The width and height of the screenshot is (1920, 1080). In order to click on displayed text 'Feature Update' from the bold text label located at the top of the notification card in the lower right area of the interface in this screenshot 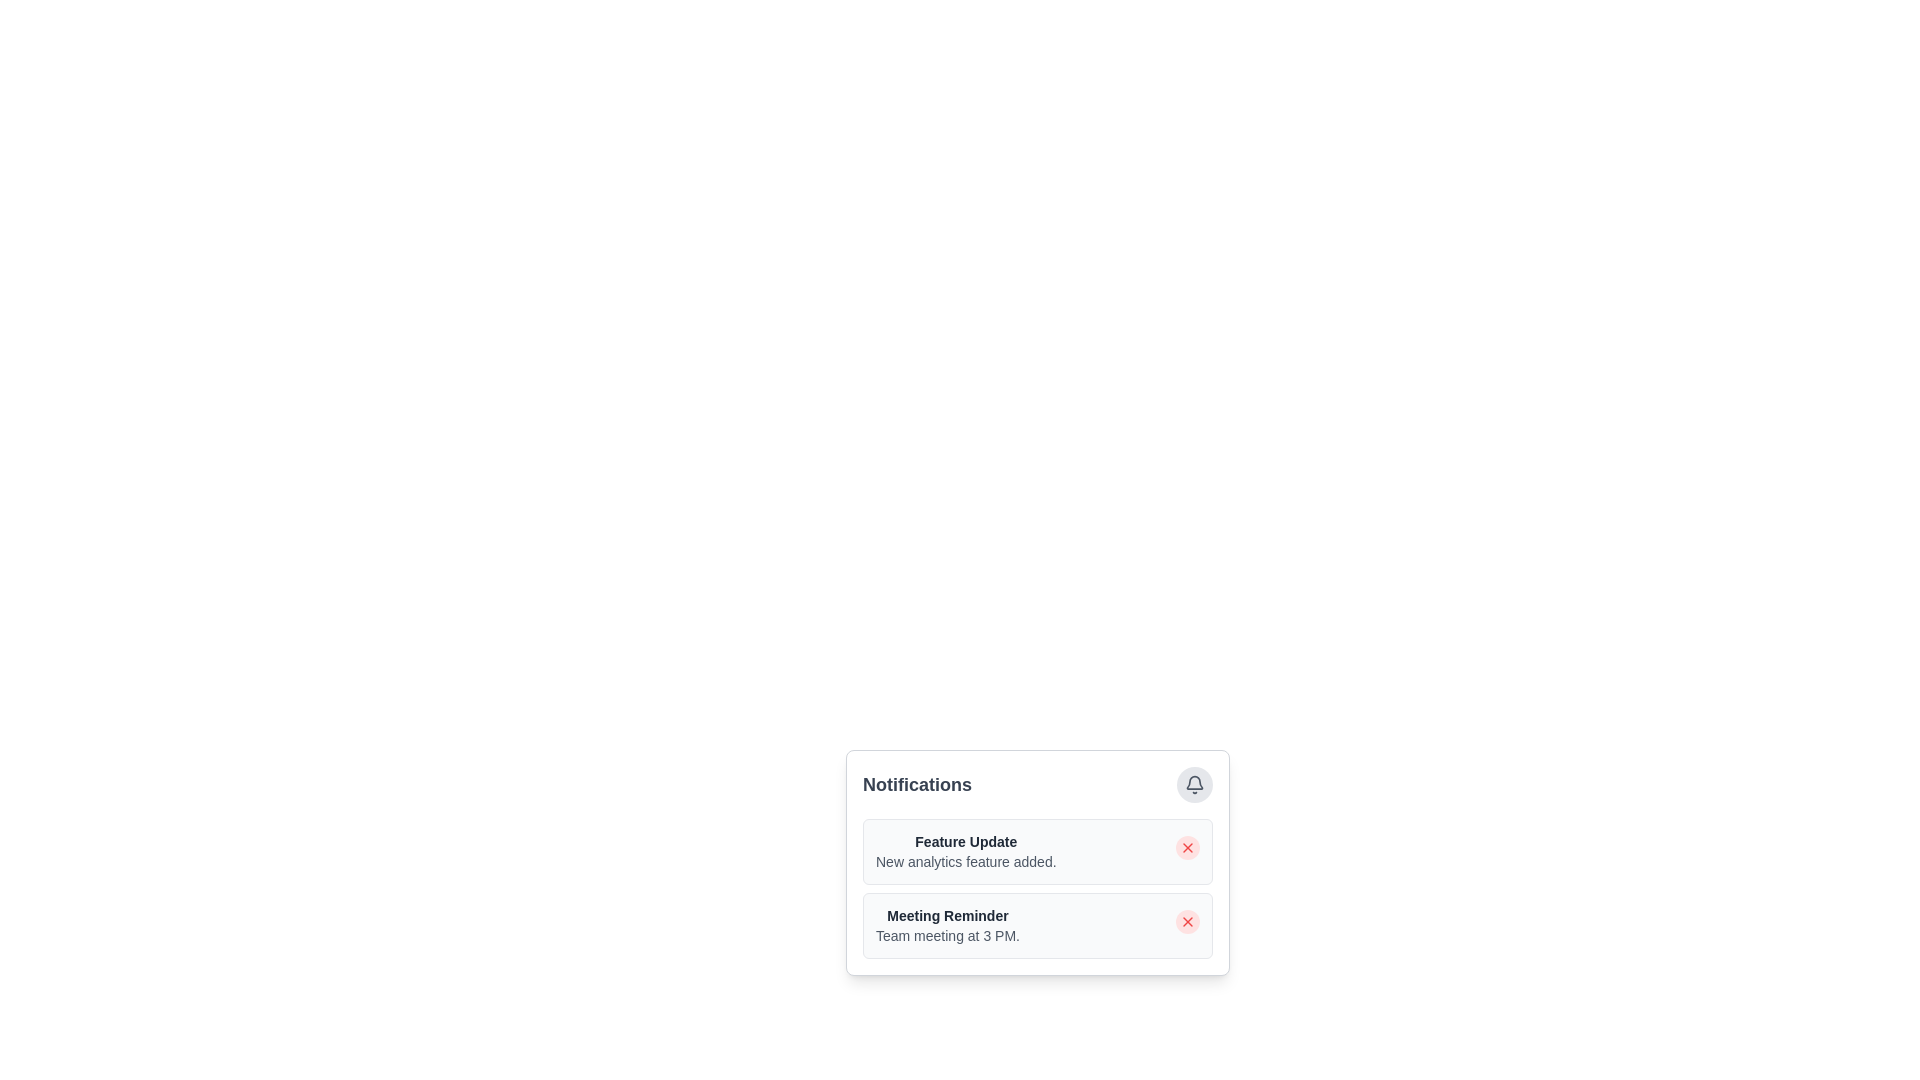, I will do `click(966, 841)`.